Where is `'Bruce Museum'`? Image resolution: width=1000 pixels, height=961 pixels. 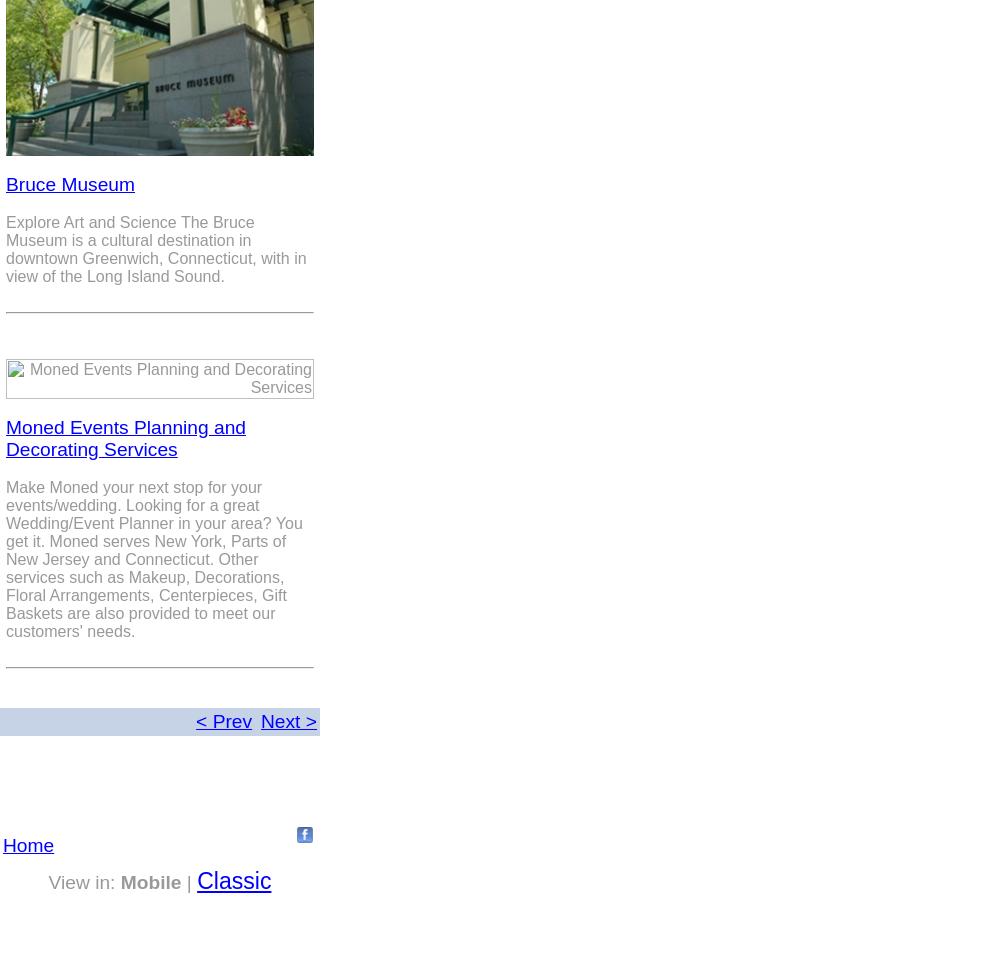 'Bruce Museum' is located at coordinates (69, 184).